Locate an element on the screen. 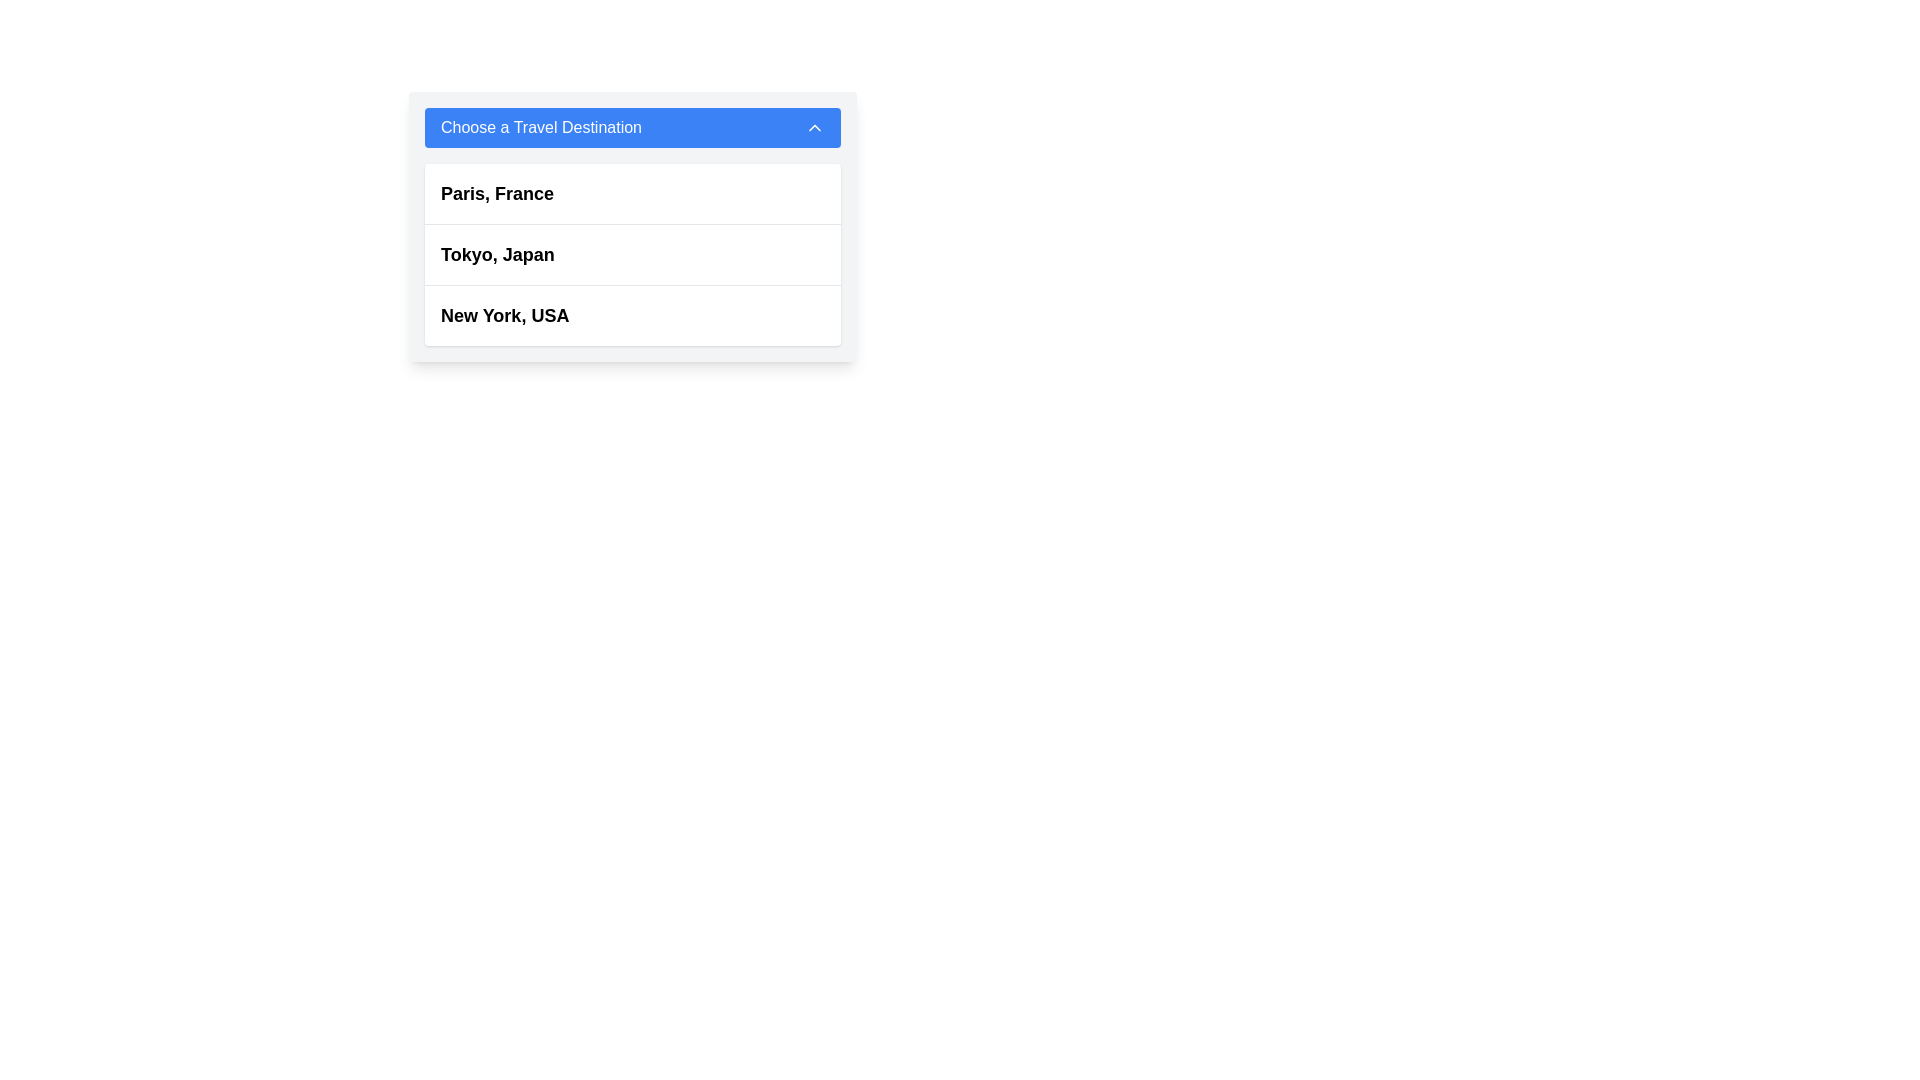 This screenshot has height=1080, width=1920. the list item displaying 'Tokyo, Japan' in the dropdown menu is located at coordinates (632, 253).